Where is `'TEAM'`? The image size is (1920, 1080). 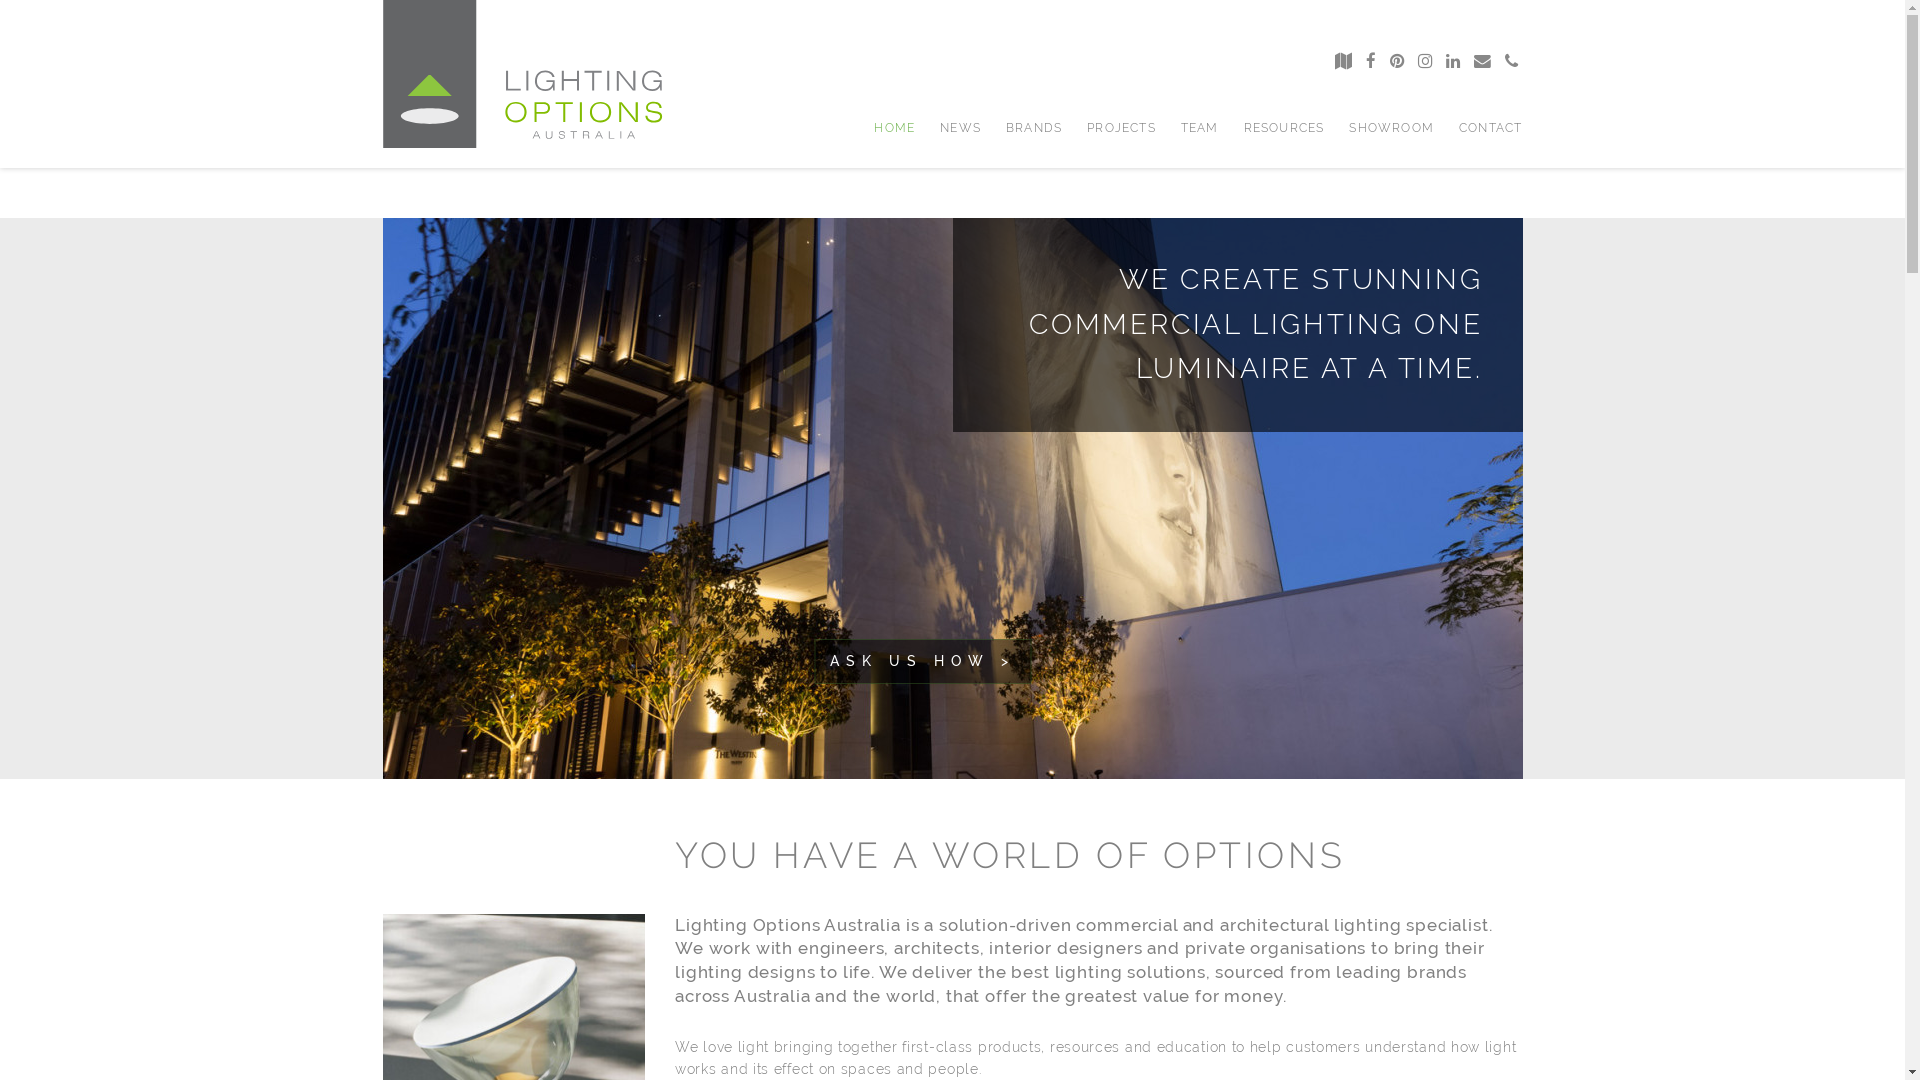 'TEAM' is located at coordinates (1200, 127).